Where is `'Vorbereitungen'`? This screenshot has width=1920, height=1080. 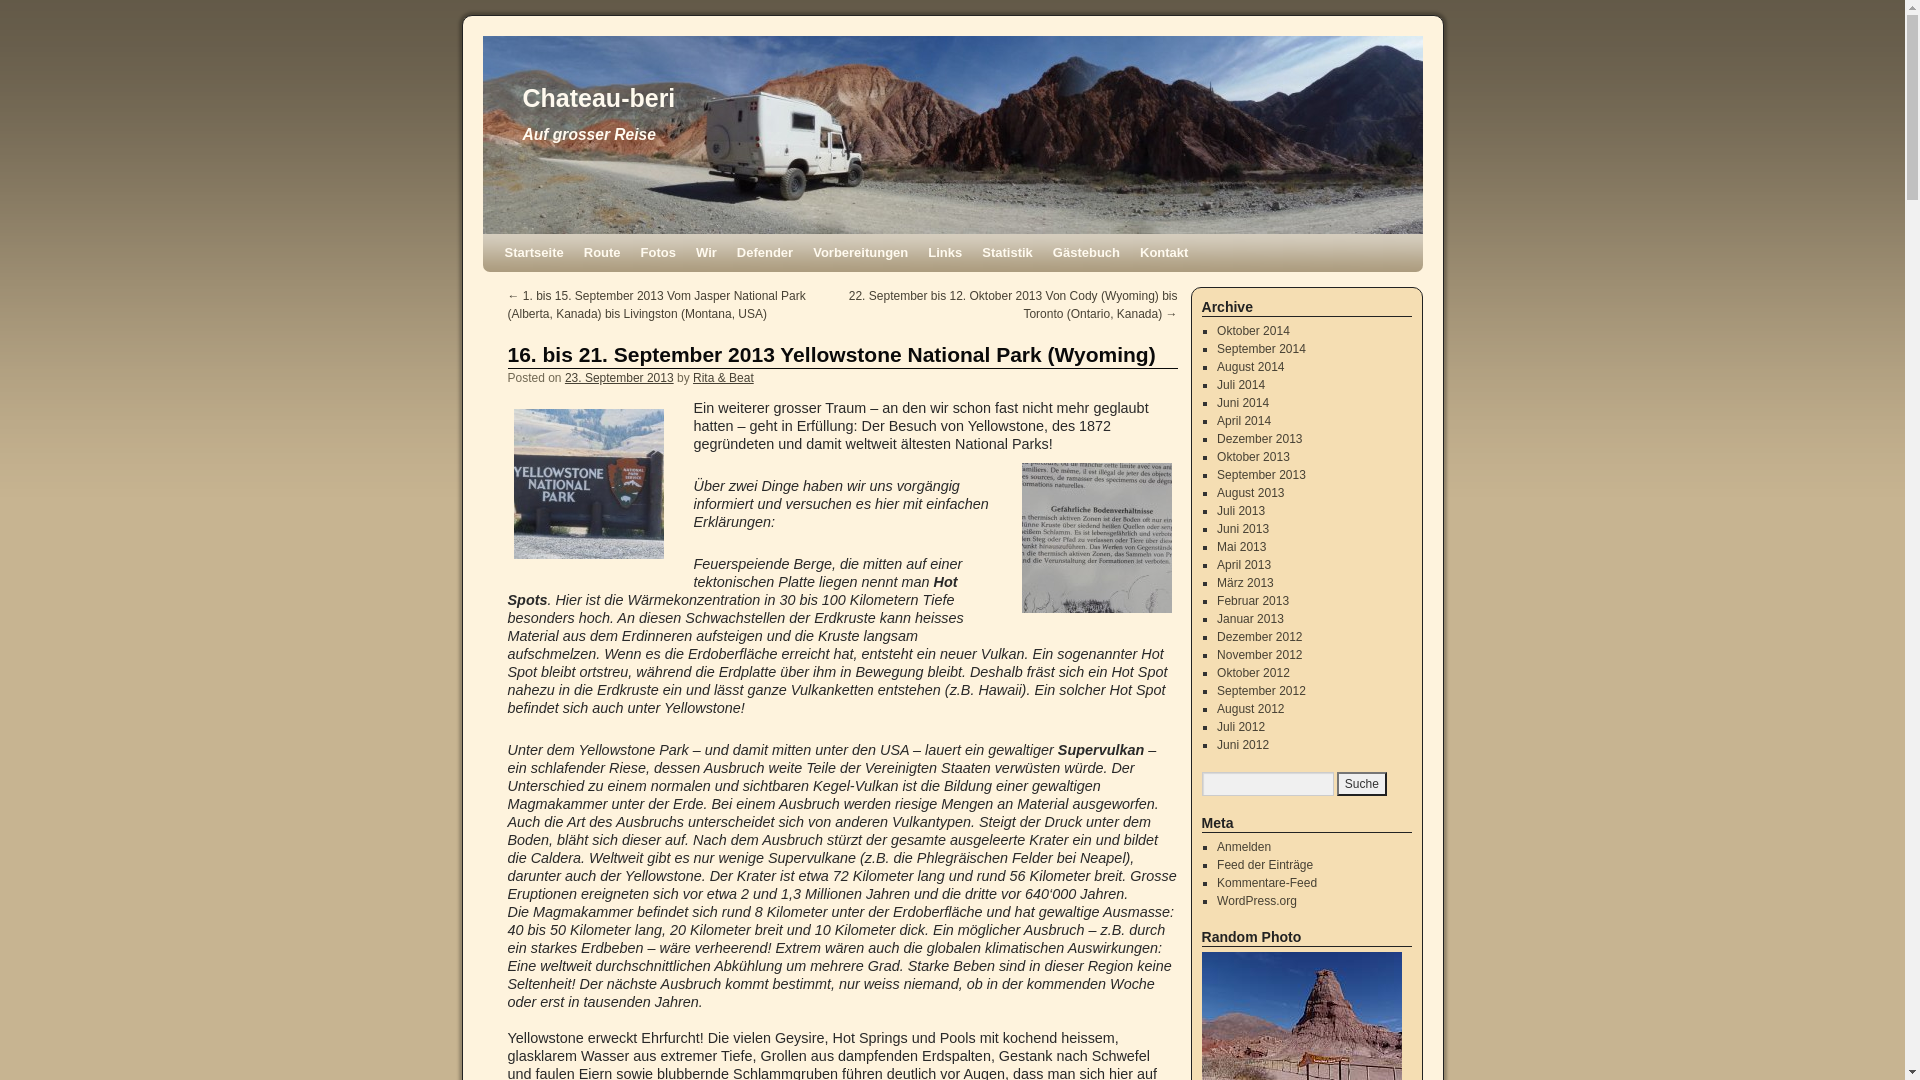 'Vorbereitungen' is located at coordinates (860, 252).